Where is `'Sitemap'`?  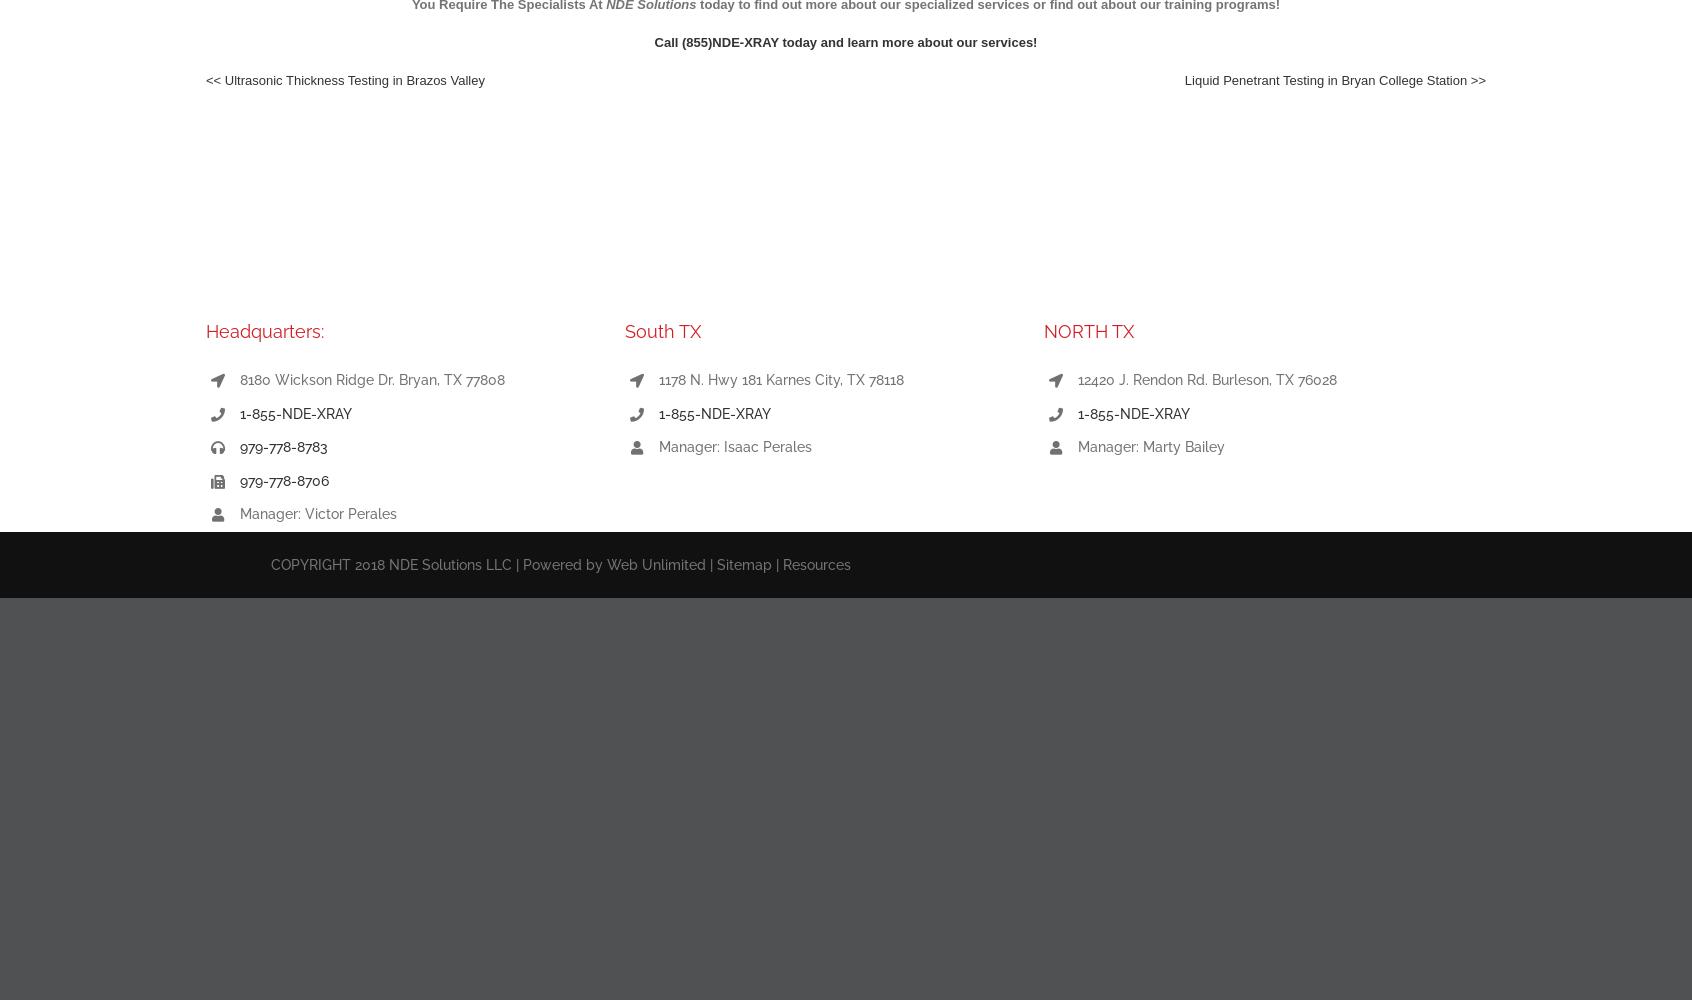
'Sitemap' is located at coordinates (743, 564).